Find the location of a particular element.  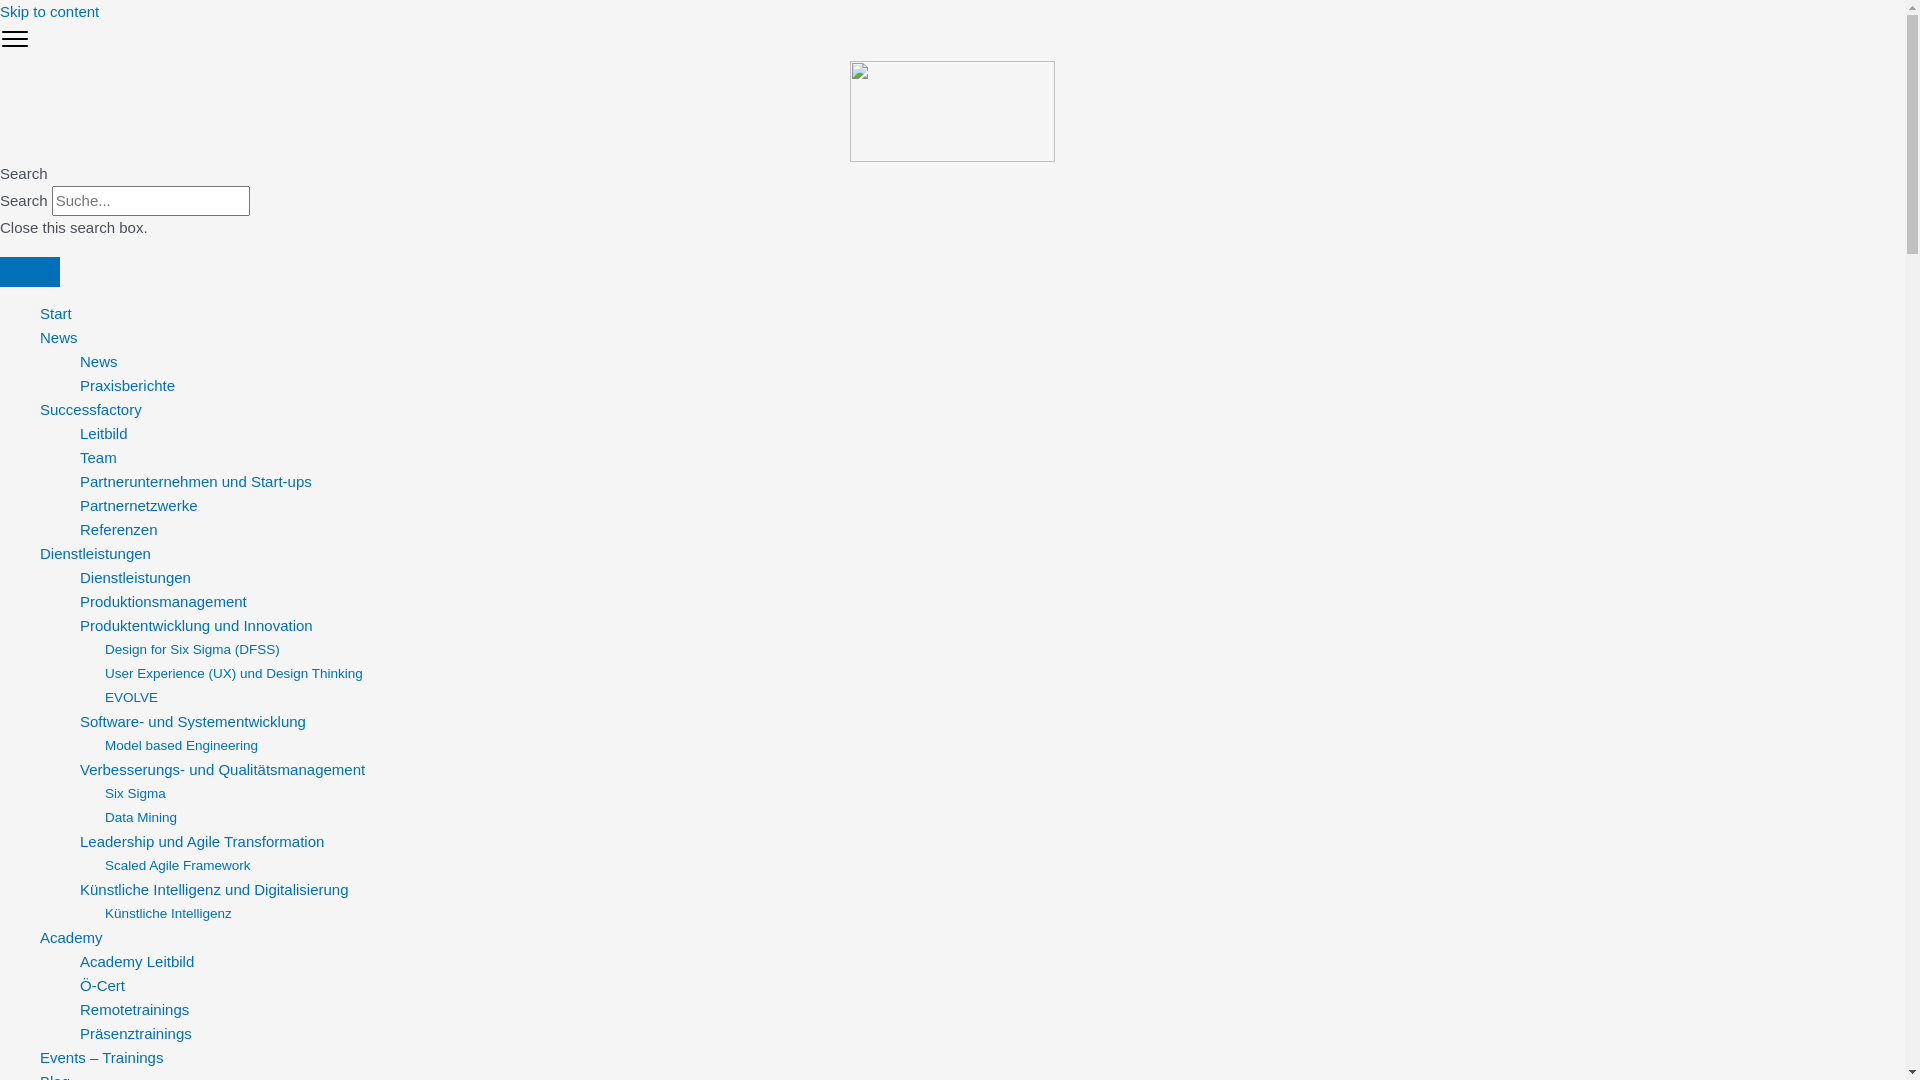

'Academy' is located at coordinates (71, 937).